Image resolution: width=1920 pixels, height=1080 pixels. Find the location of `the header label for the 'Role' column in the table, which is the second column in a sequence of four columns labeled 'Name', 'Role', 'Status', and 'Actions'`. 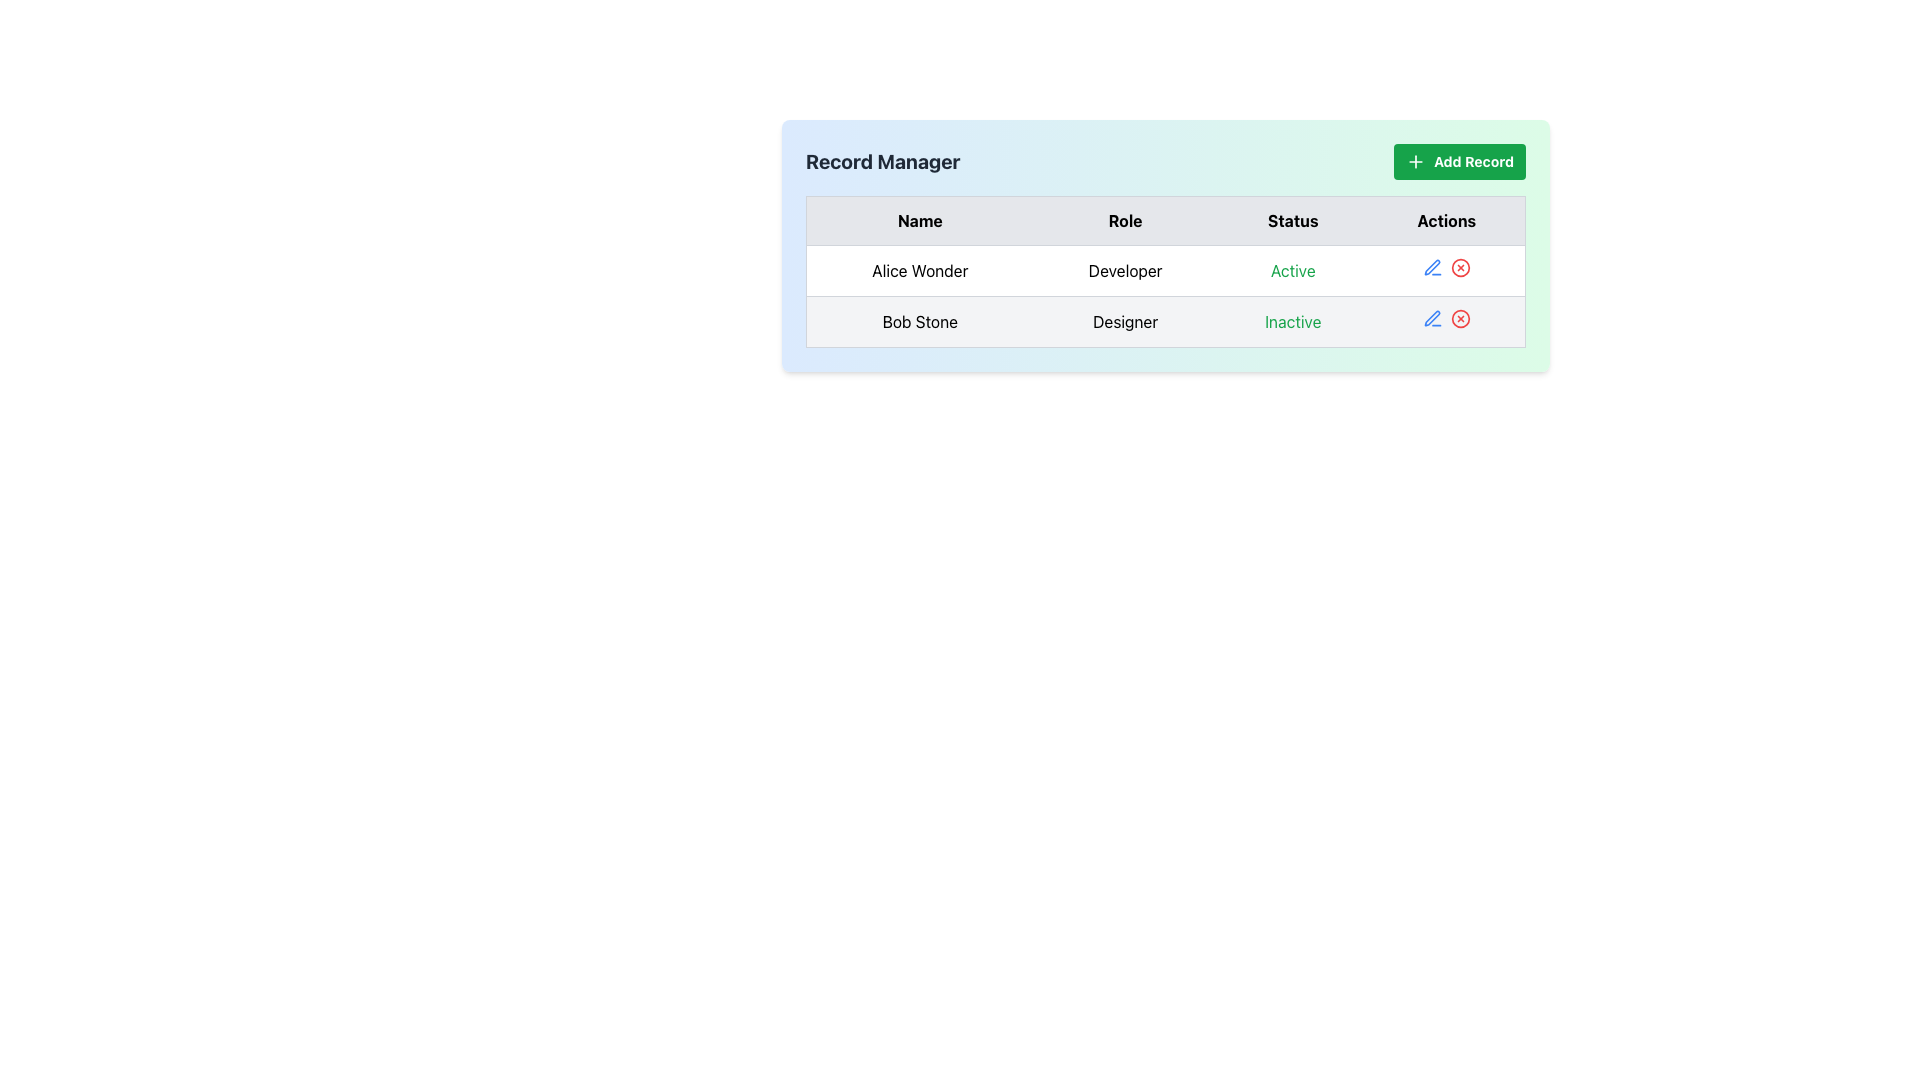

the header label for the 'Role' column in the table, which is the second column in a sequence of four columns labeled 'Name', 'Role', 'Status', and 'Actions' is located at coordinates (1125, 220).